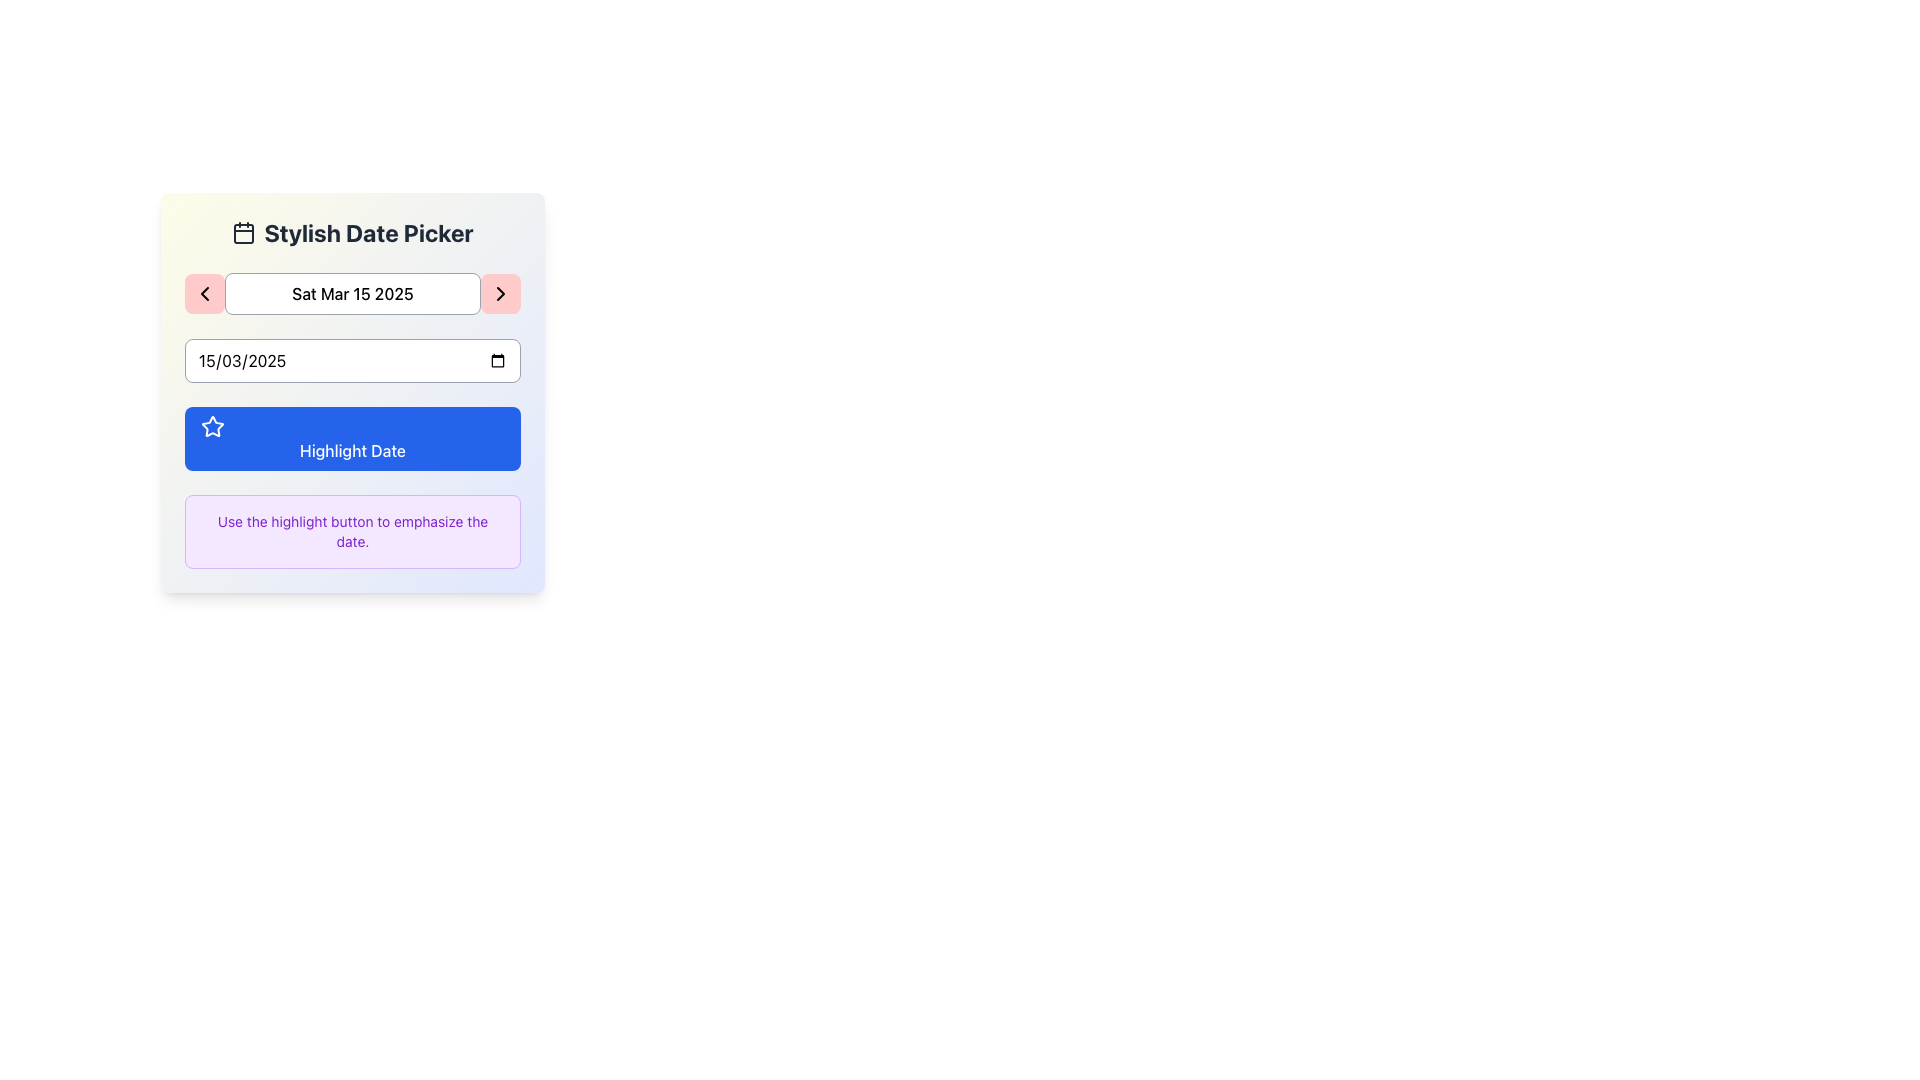 This screenshot has height=1080, width=1920. I want to click on the calendar SVG icon, which is located to the left of the 'Stylish Date Picker' title, so click(243, 231).